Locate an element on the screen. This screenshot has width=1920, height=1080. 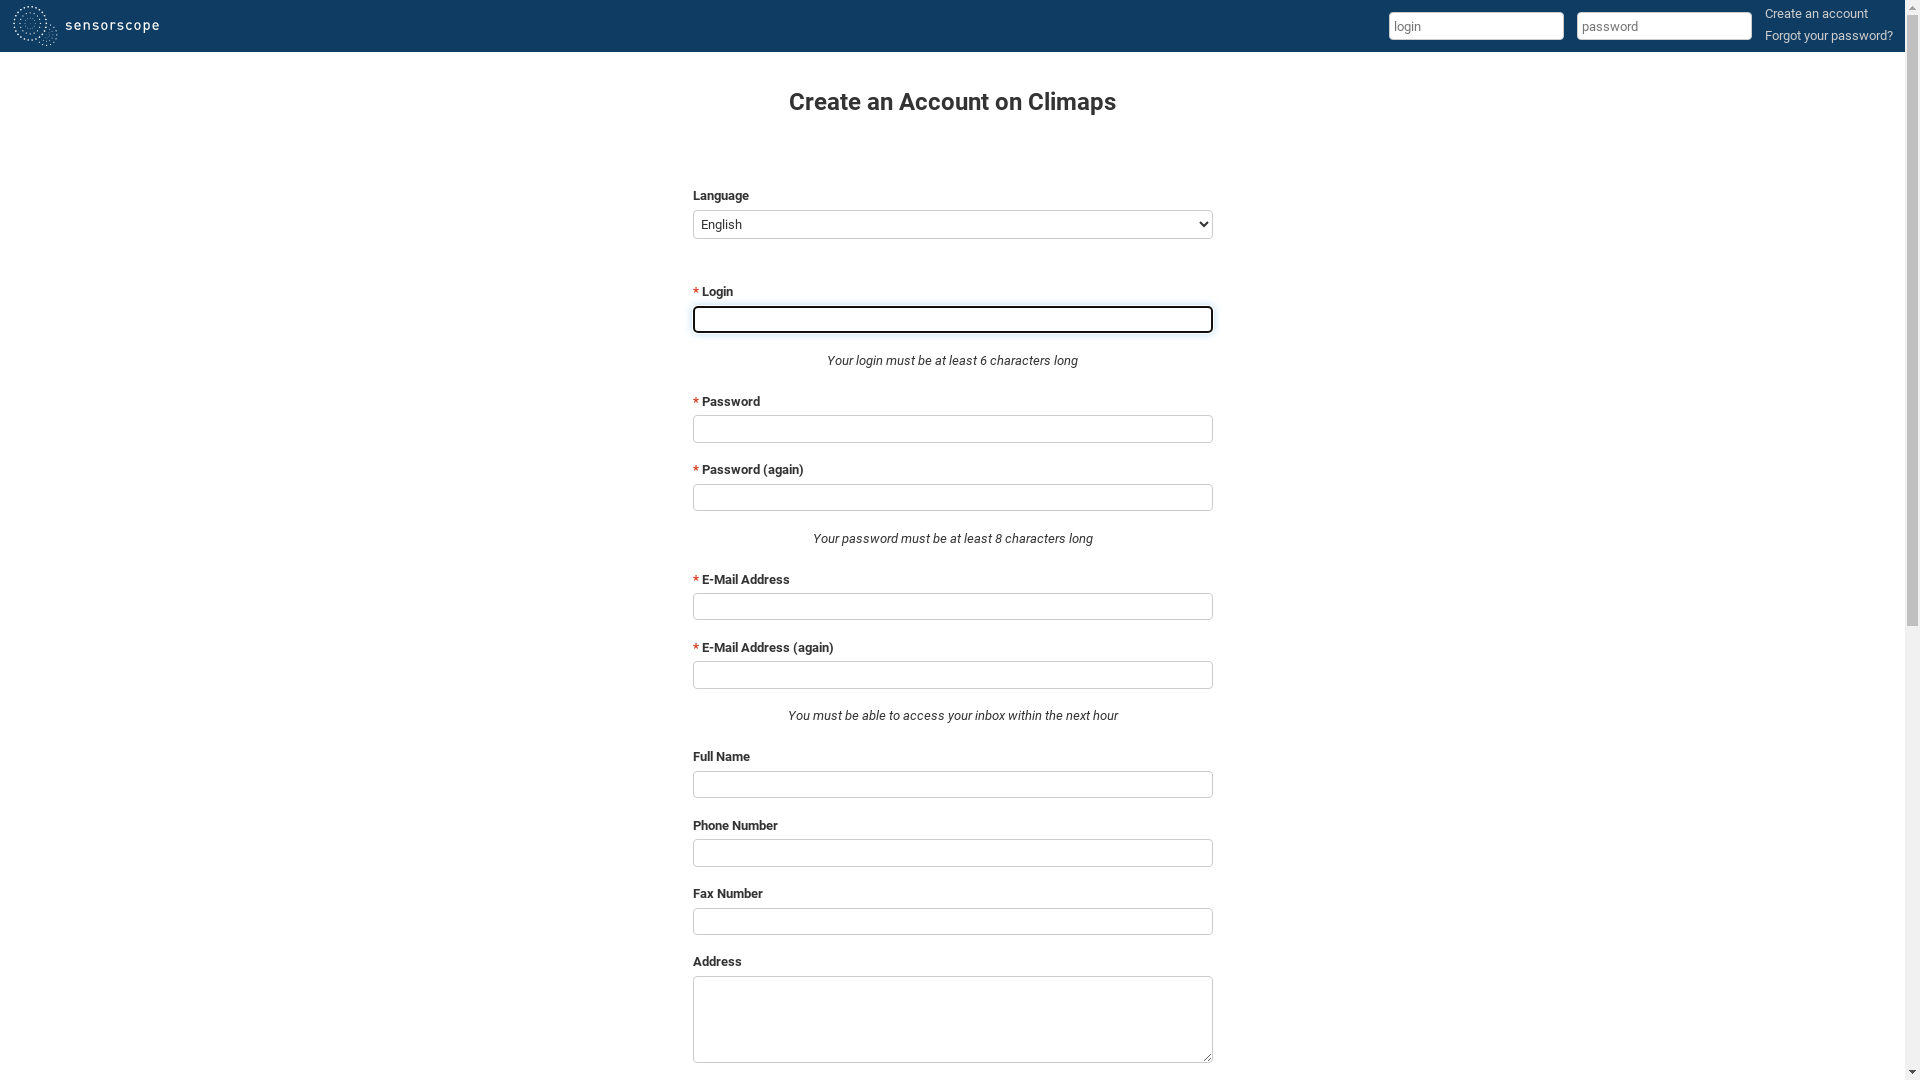
'Create an account' is located at coordinates (1816, 13).